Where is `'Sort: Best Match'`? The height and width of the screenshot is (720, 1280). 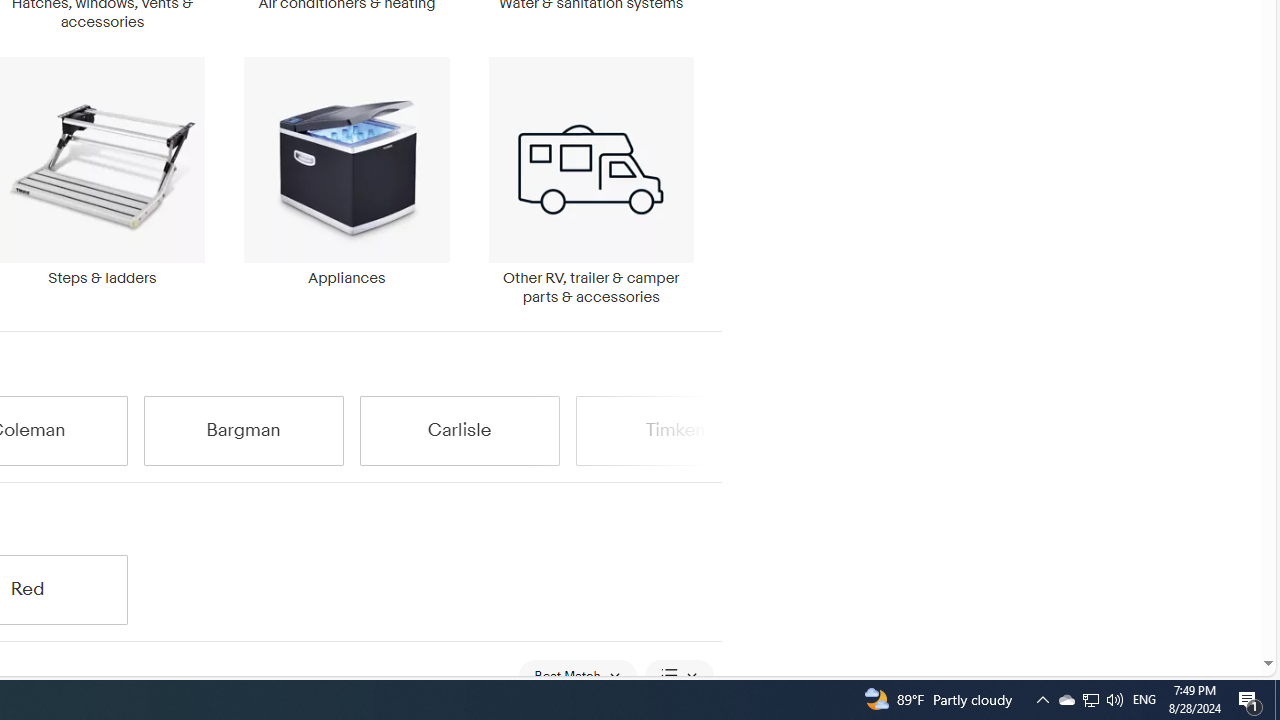
'Sort: Best Match' is located at coordinates (576, 675).